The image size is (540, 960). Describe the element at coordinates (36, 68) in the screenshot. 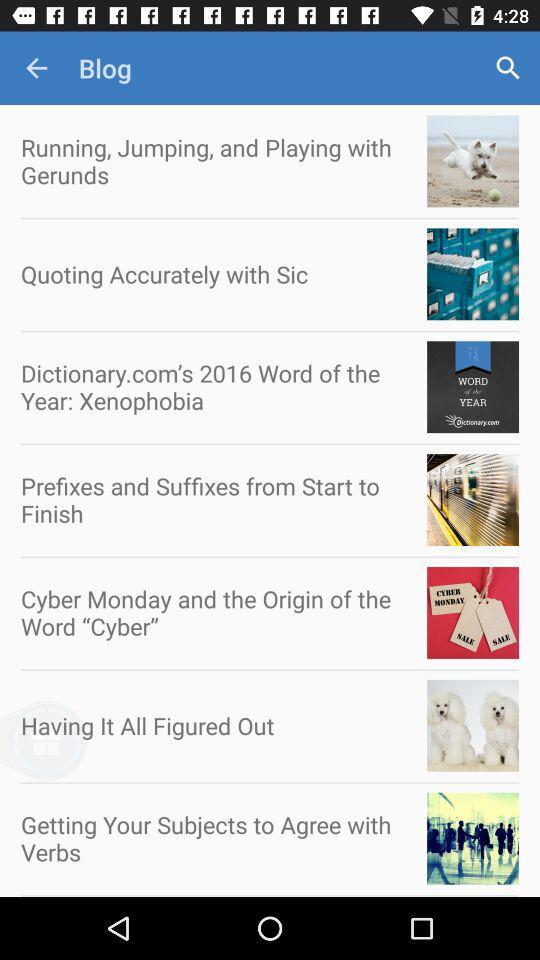

I see `item above the running jumping and icon` at that location.